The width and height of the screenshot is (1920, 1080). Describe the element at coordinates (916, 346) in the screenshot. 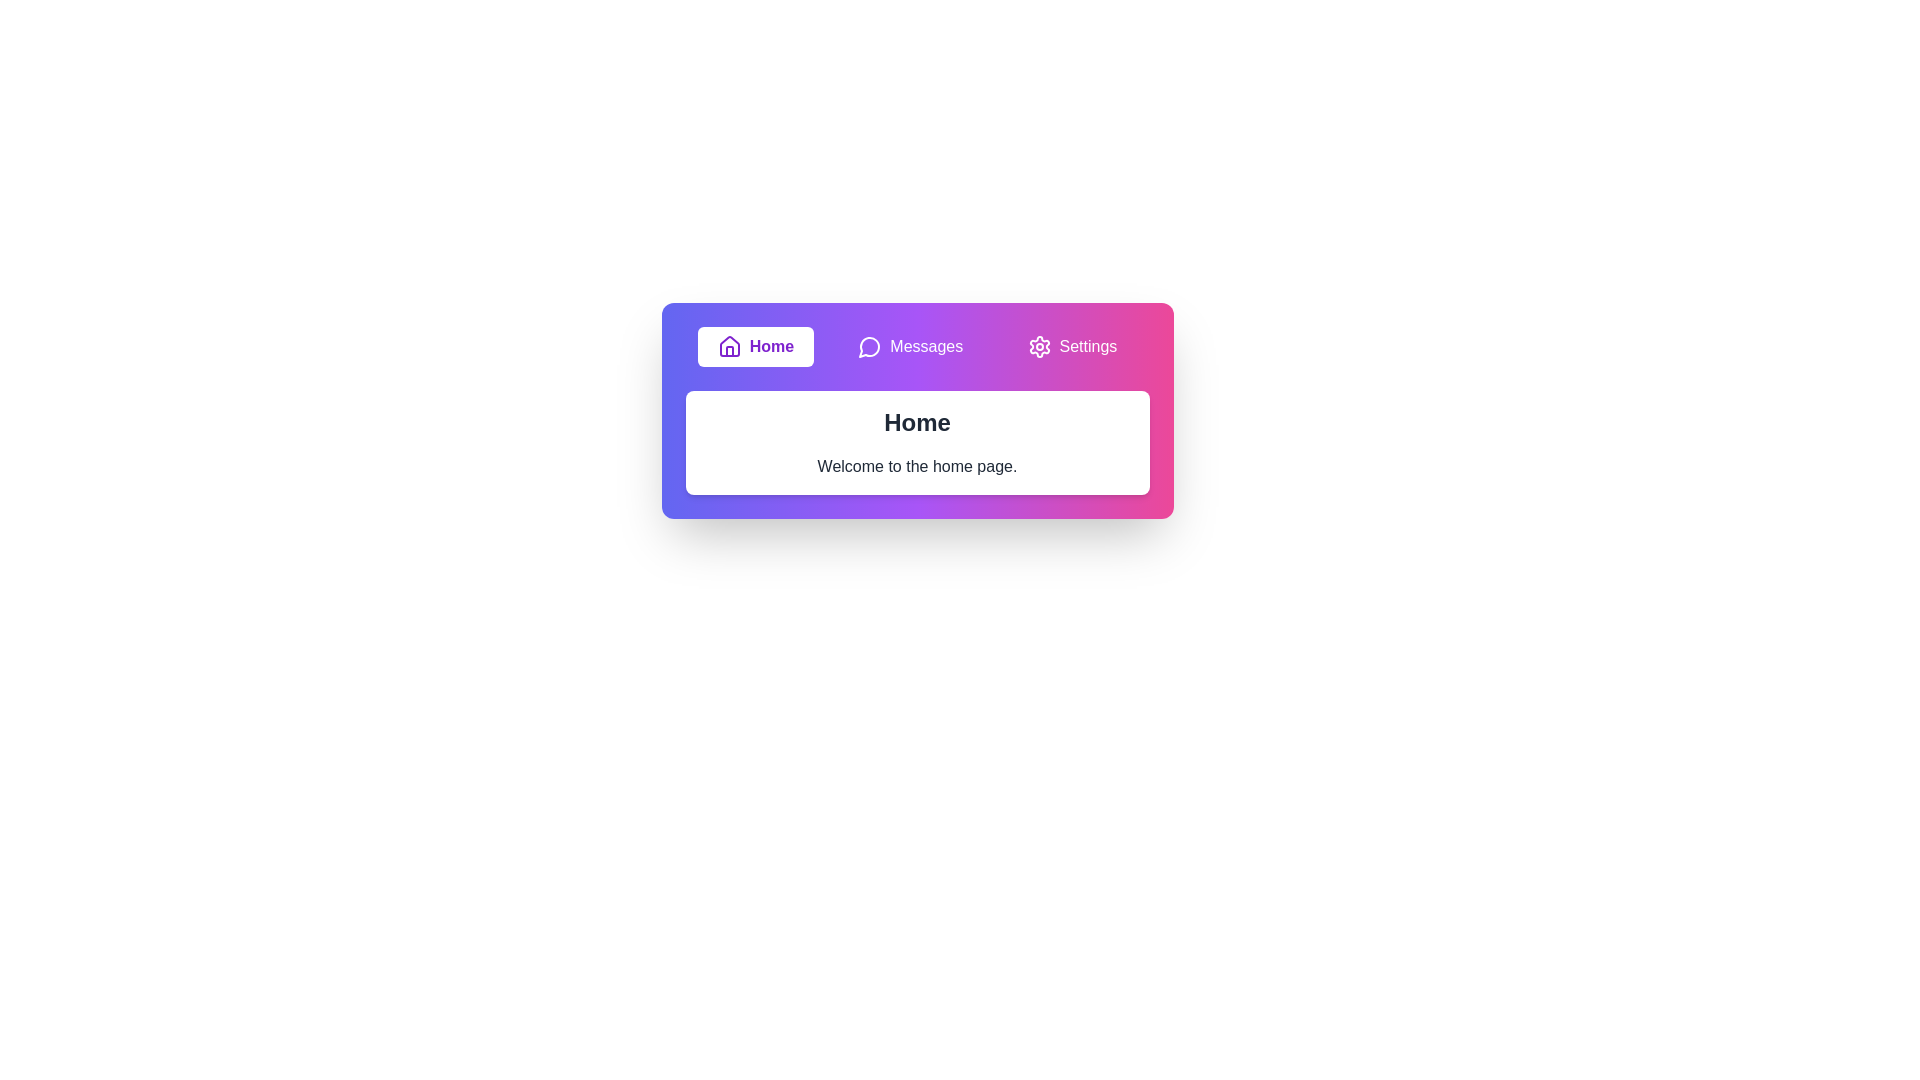

I see `the 'Messages' option in the horizontal navigation menu` at that location.